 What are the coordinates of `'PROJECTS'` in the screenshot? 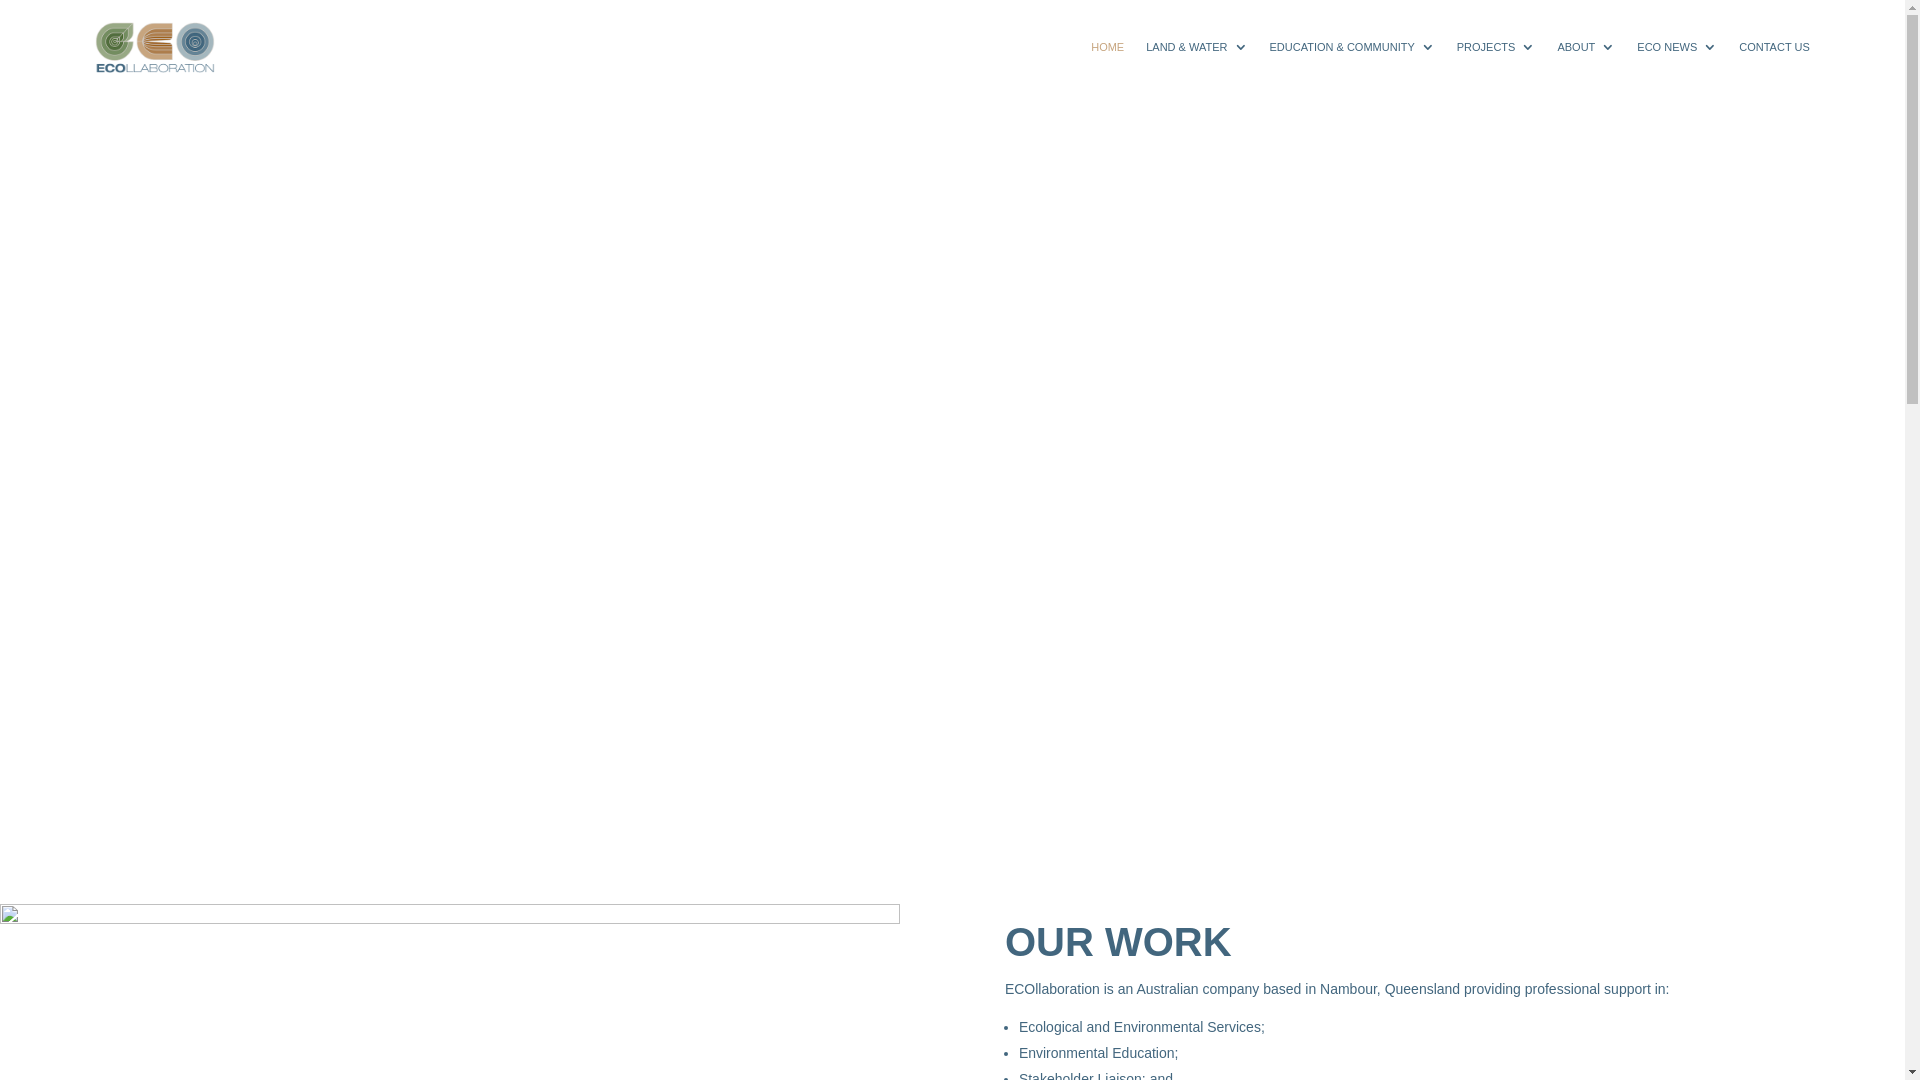 It's located at (1457, 46).